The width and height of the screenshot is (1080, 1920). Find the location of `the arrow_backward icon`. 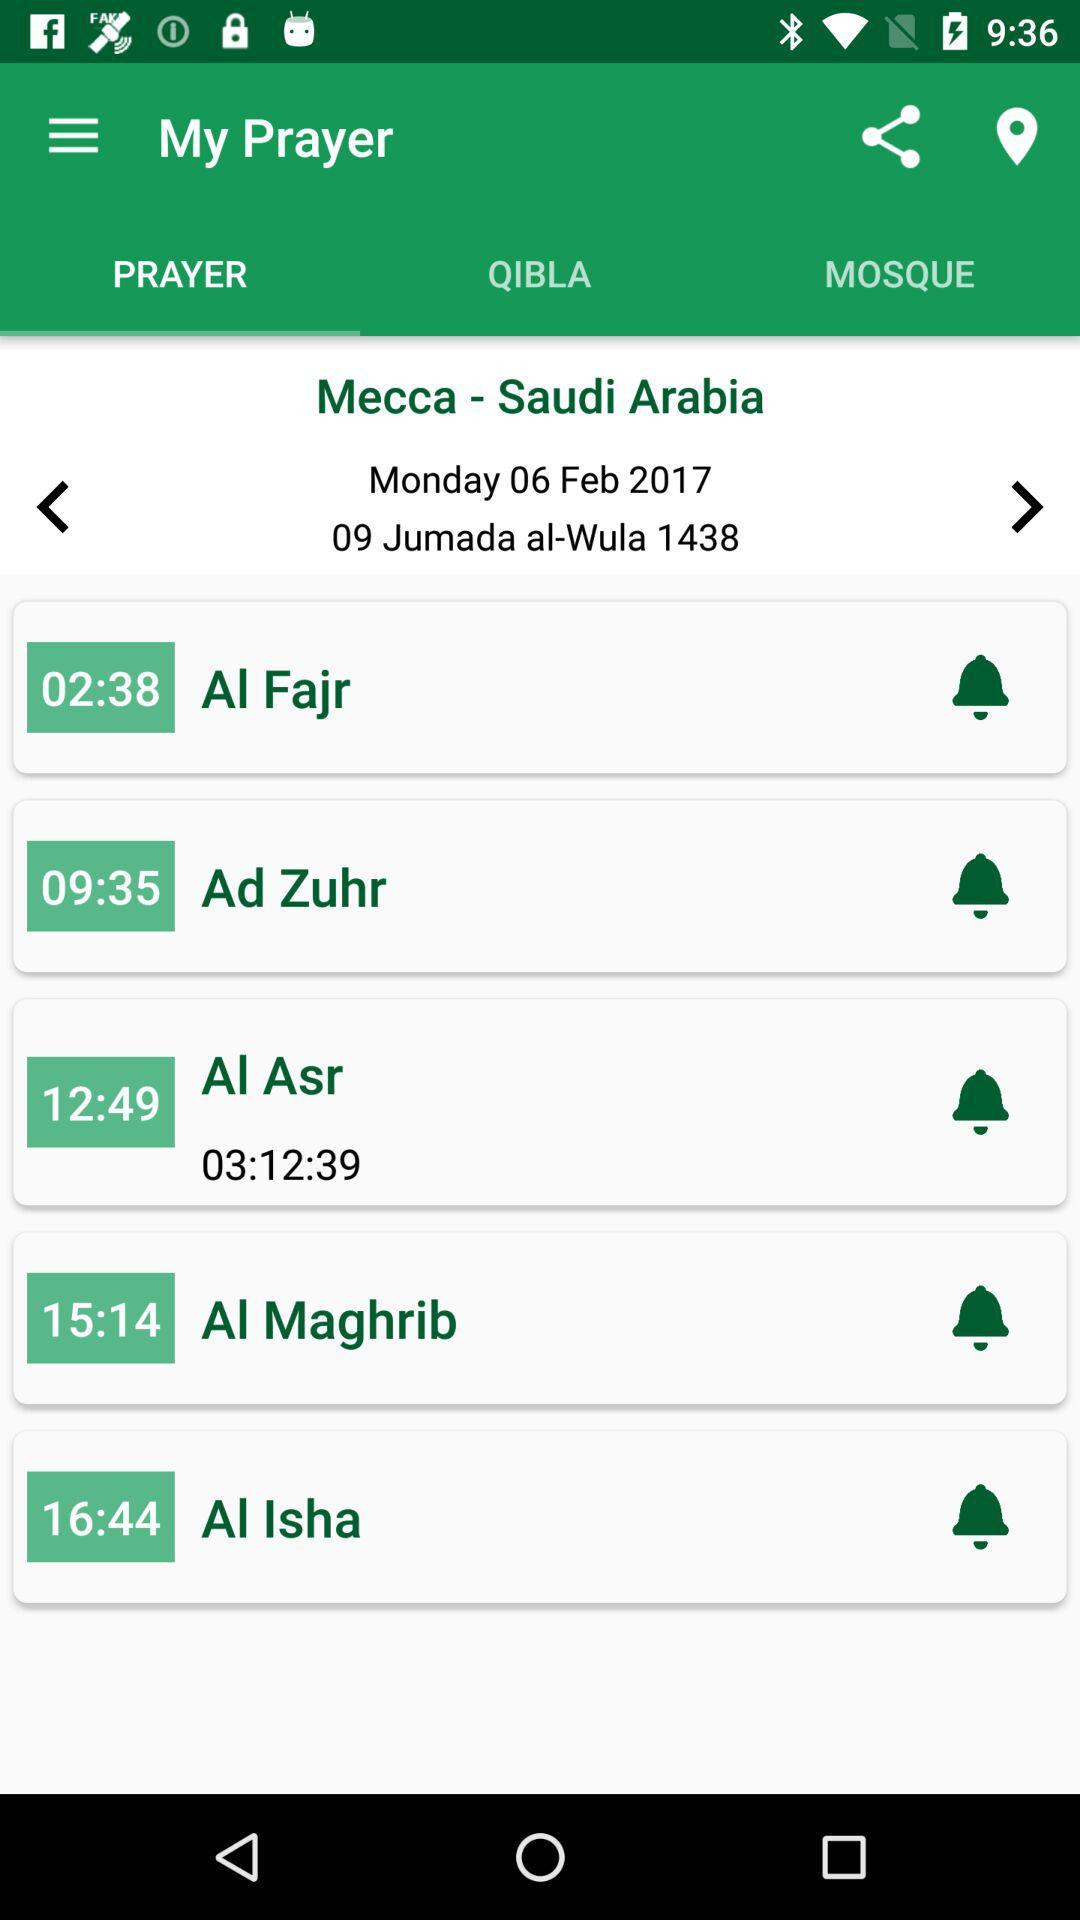

the arrow_backward icon is located at coordinates (51, 507).